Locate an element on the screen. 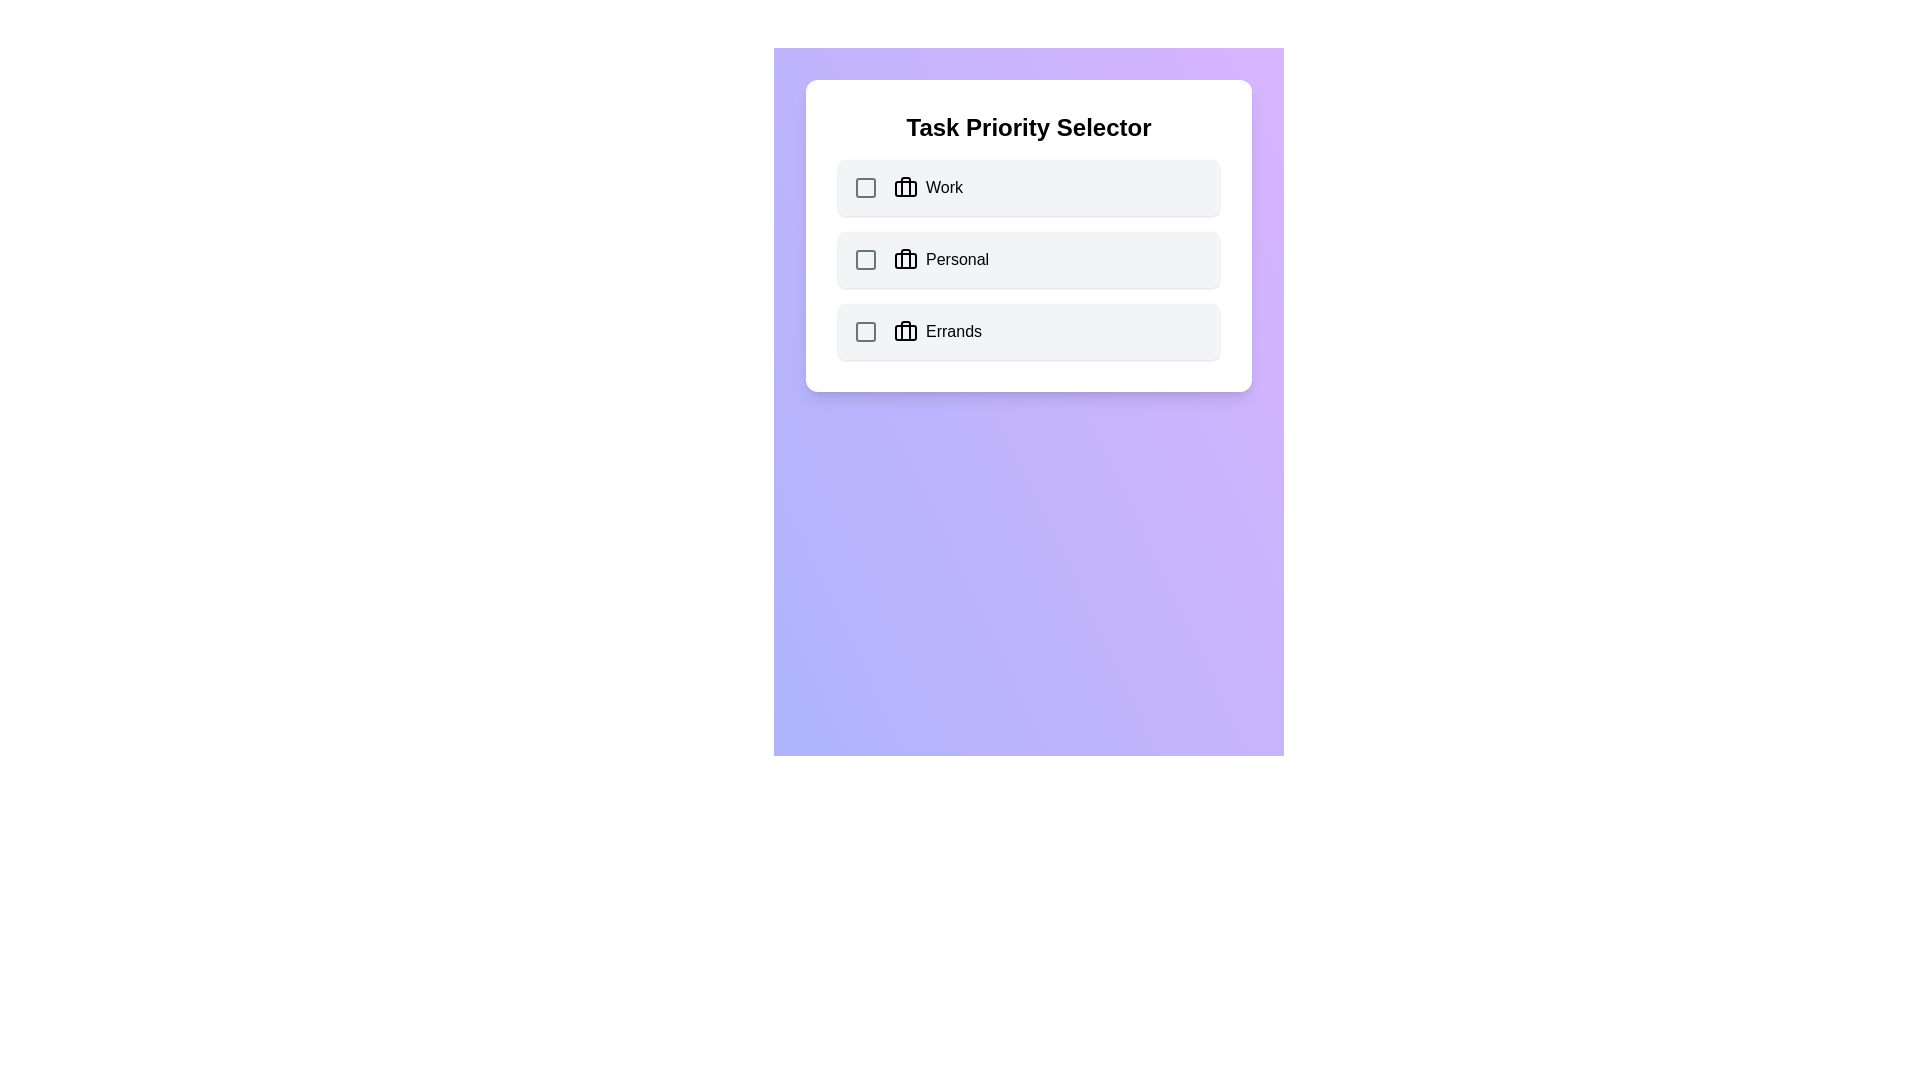 The image size is (1920, 1080). the category Errands by clicking on its row is located at coordinates (1028, 330).